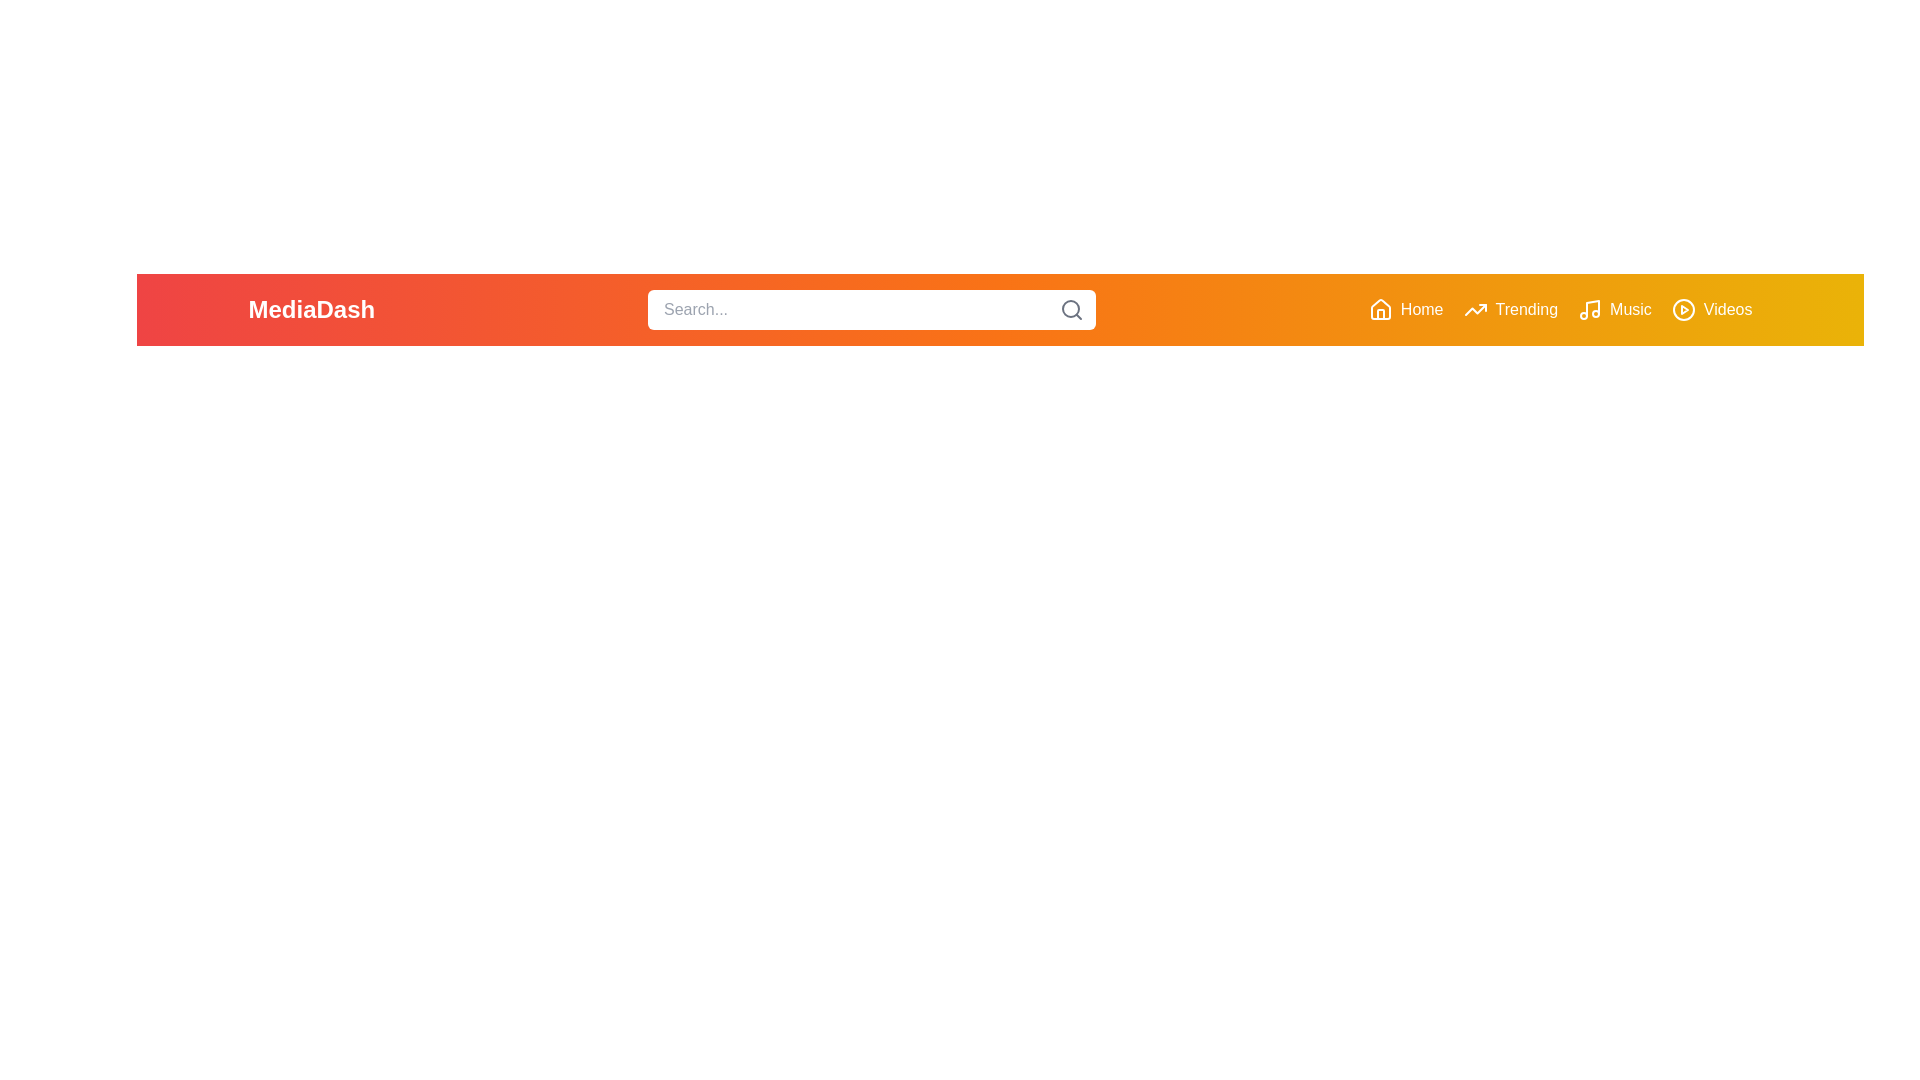 The height and width of the screenshot is (1080, 1920). What do you see at coordinates (872, 309) in the screenshot?
I see `the interactive element Search Bar` at bounding box center [872, 309].